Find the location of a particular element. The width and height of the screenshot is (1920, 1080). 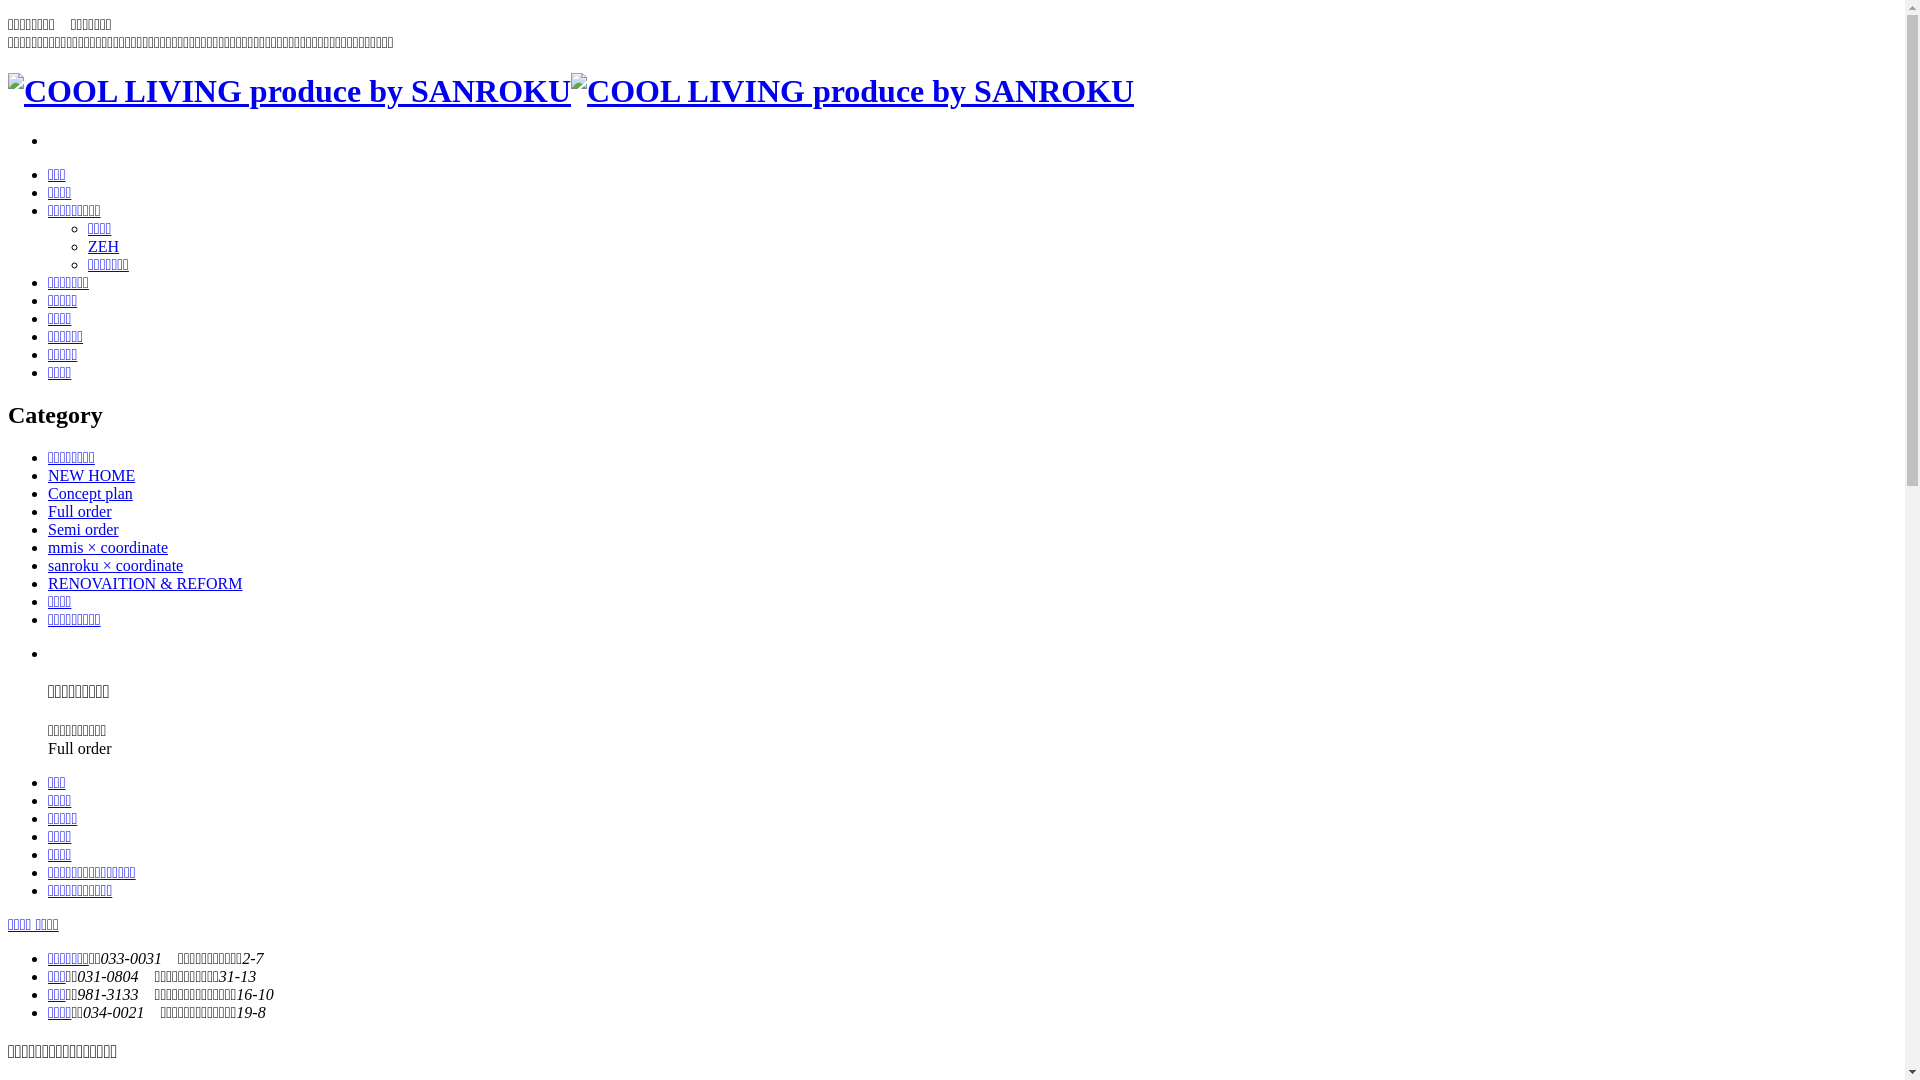

'Full order' is located at coordinates (80, 510).